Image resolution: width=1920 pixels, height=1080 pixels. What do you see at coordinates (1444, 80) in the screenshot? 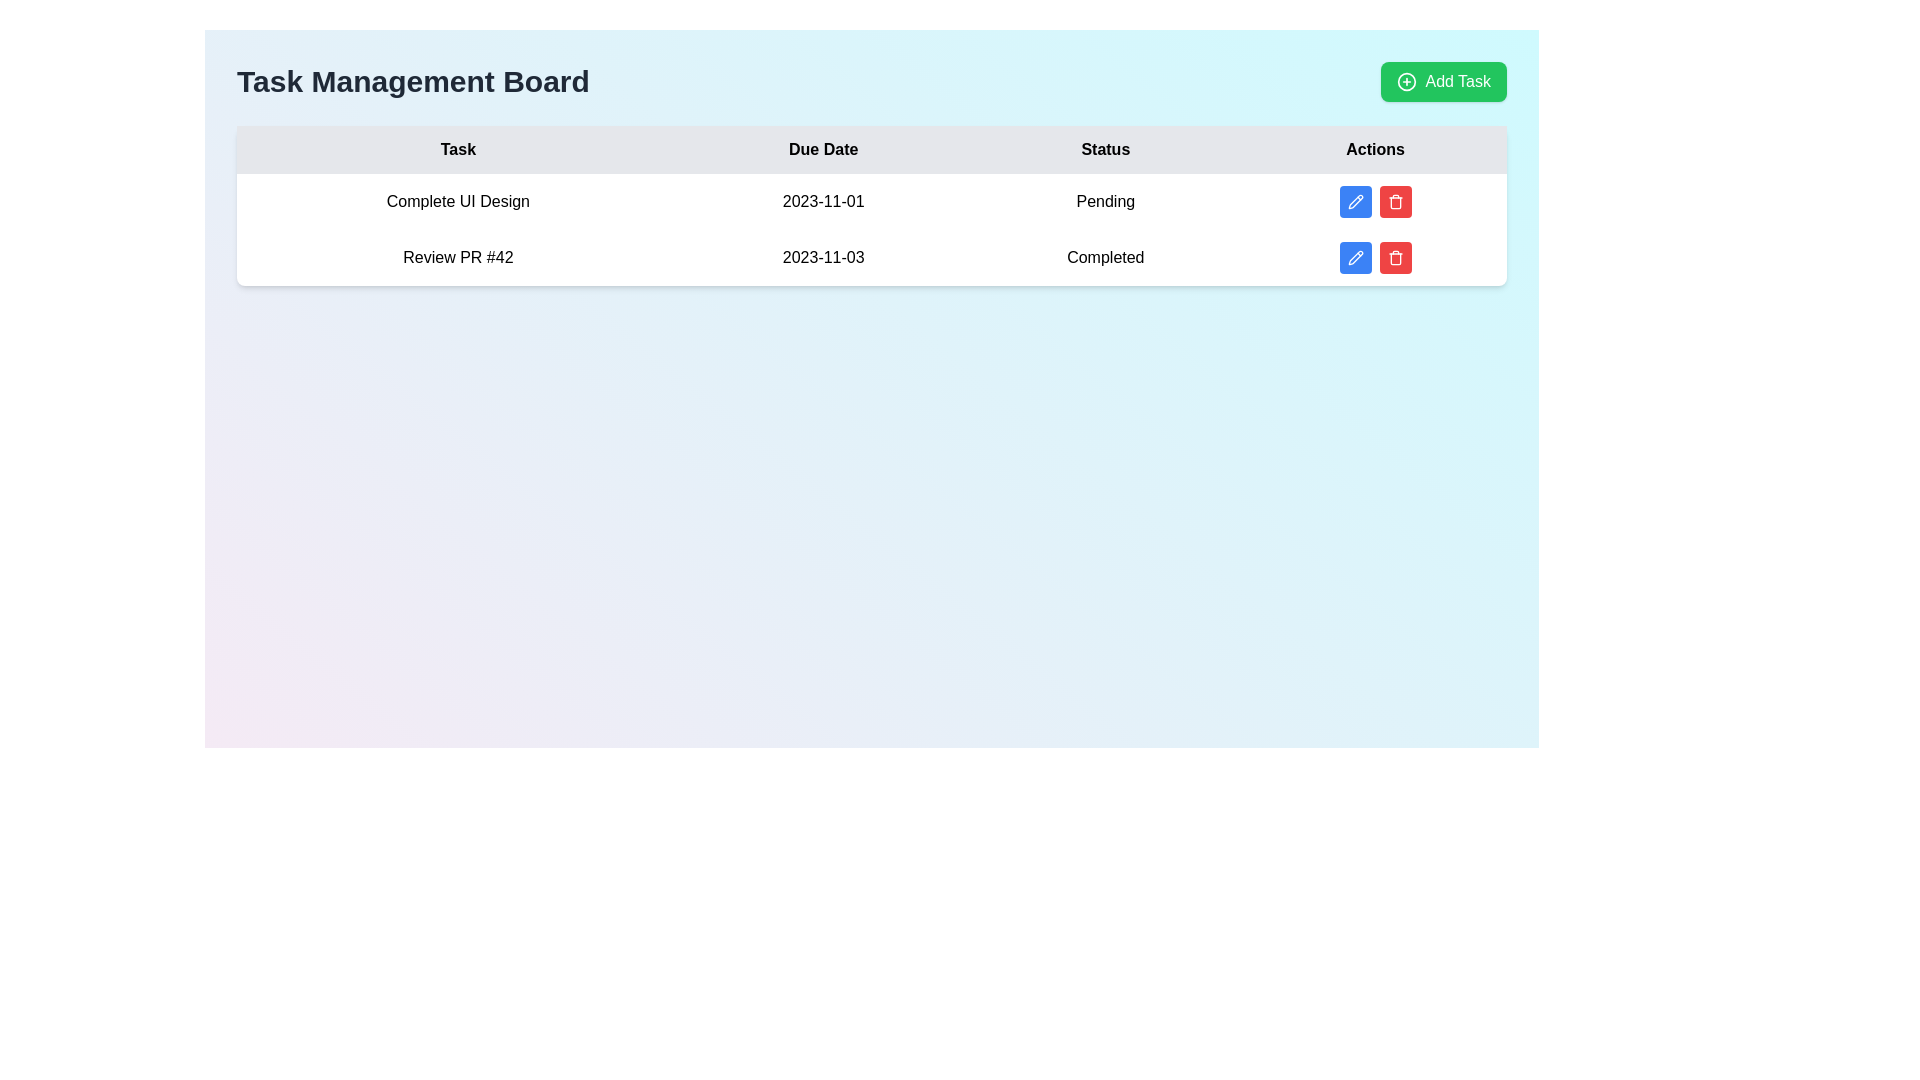
I see `the button located in the top-right corner of the interface next to the 'Task Management Board' header` at bounding box center [1444, 80].